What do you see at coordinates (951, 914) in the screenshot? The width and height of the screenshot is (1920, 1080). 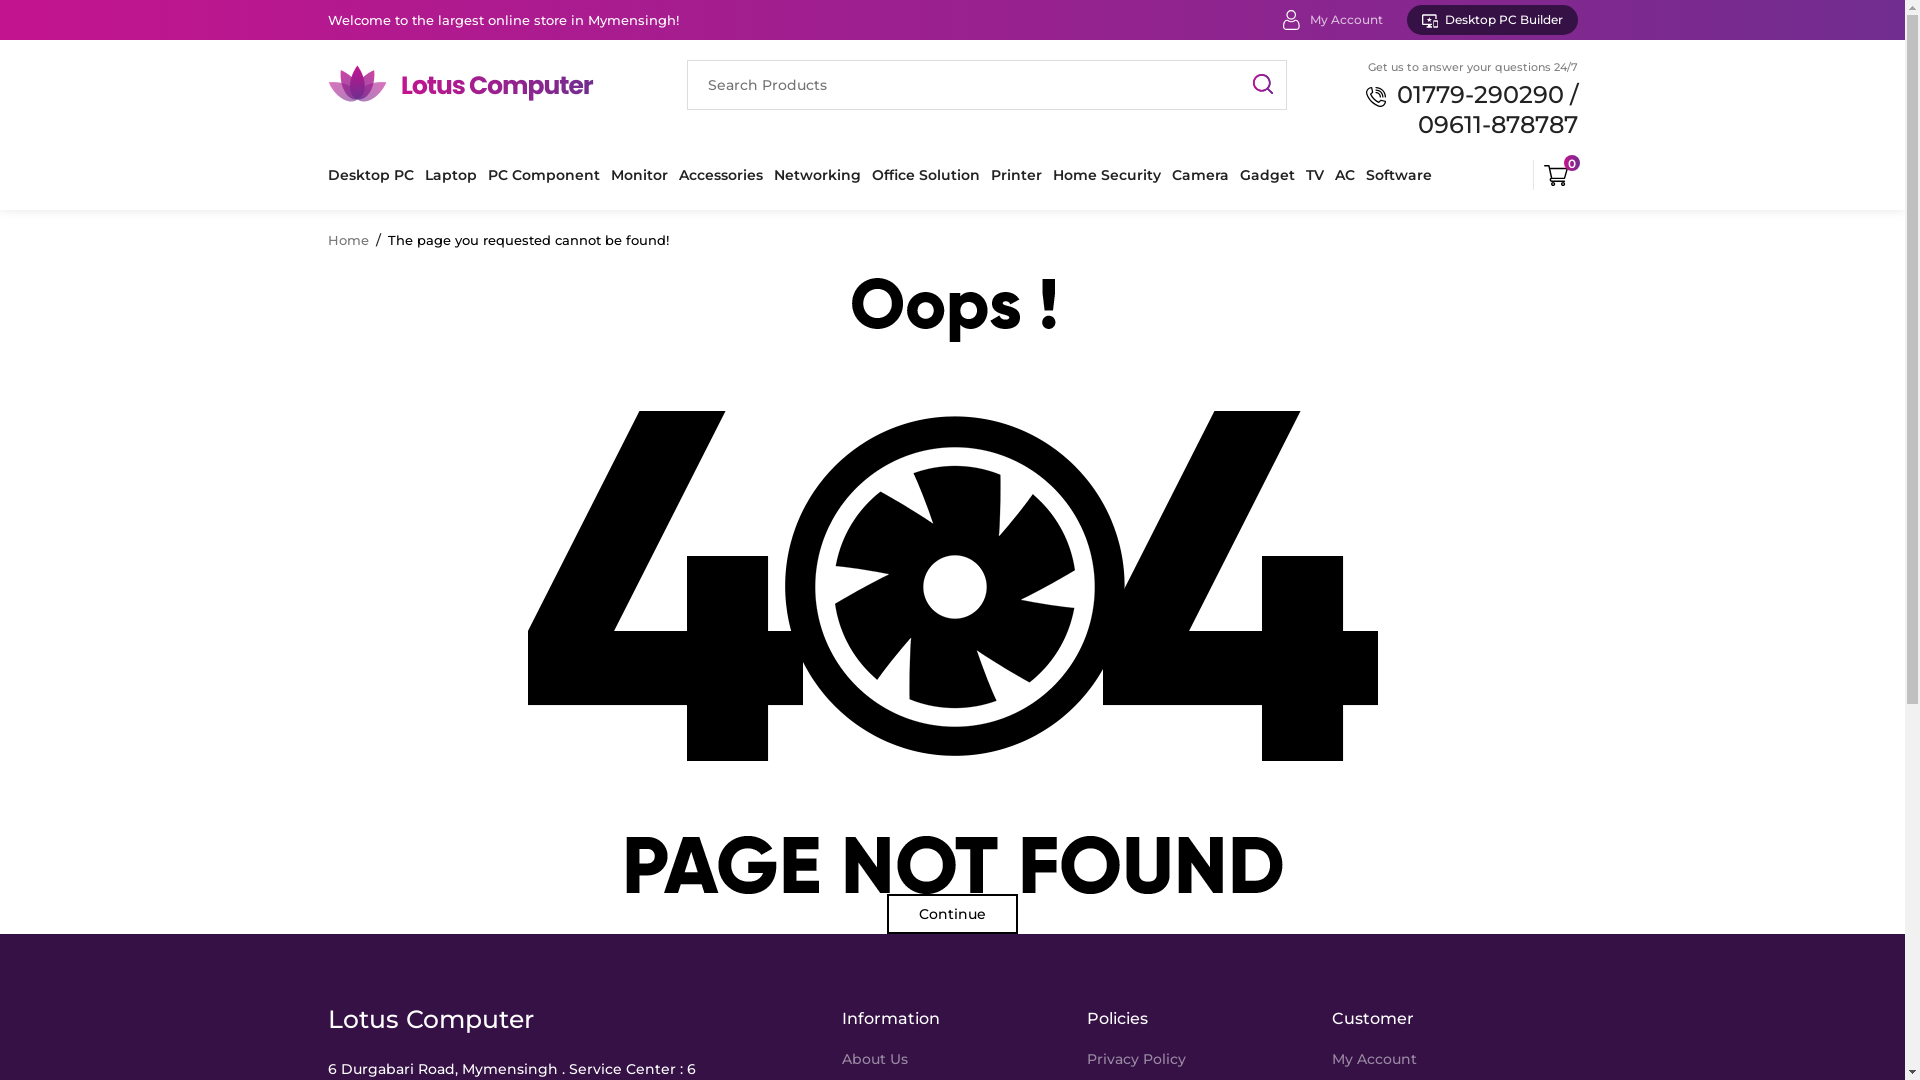 I see `'Continue'` at bounding box center [951, 914].